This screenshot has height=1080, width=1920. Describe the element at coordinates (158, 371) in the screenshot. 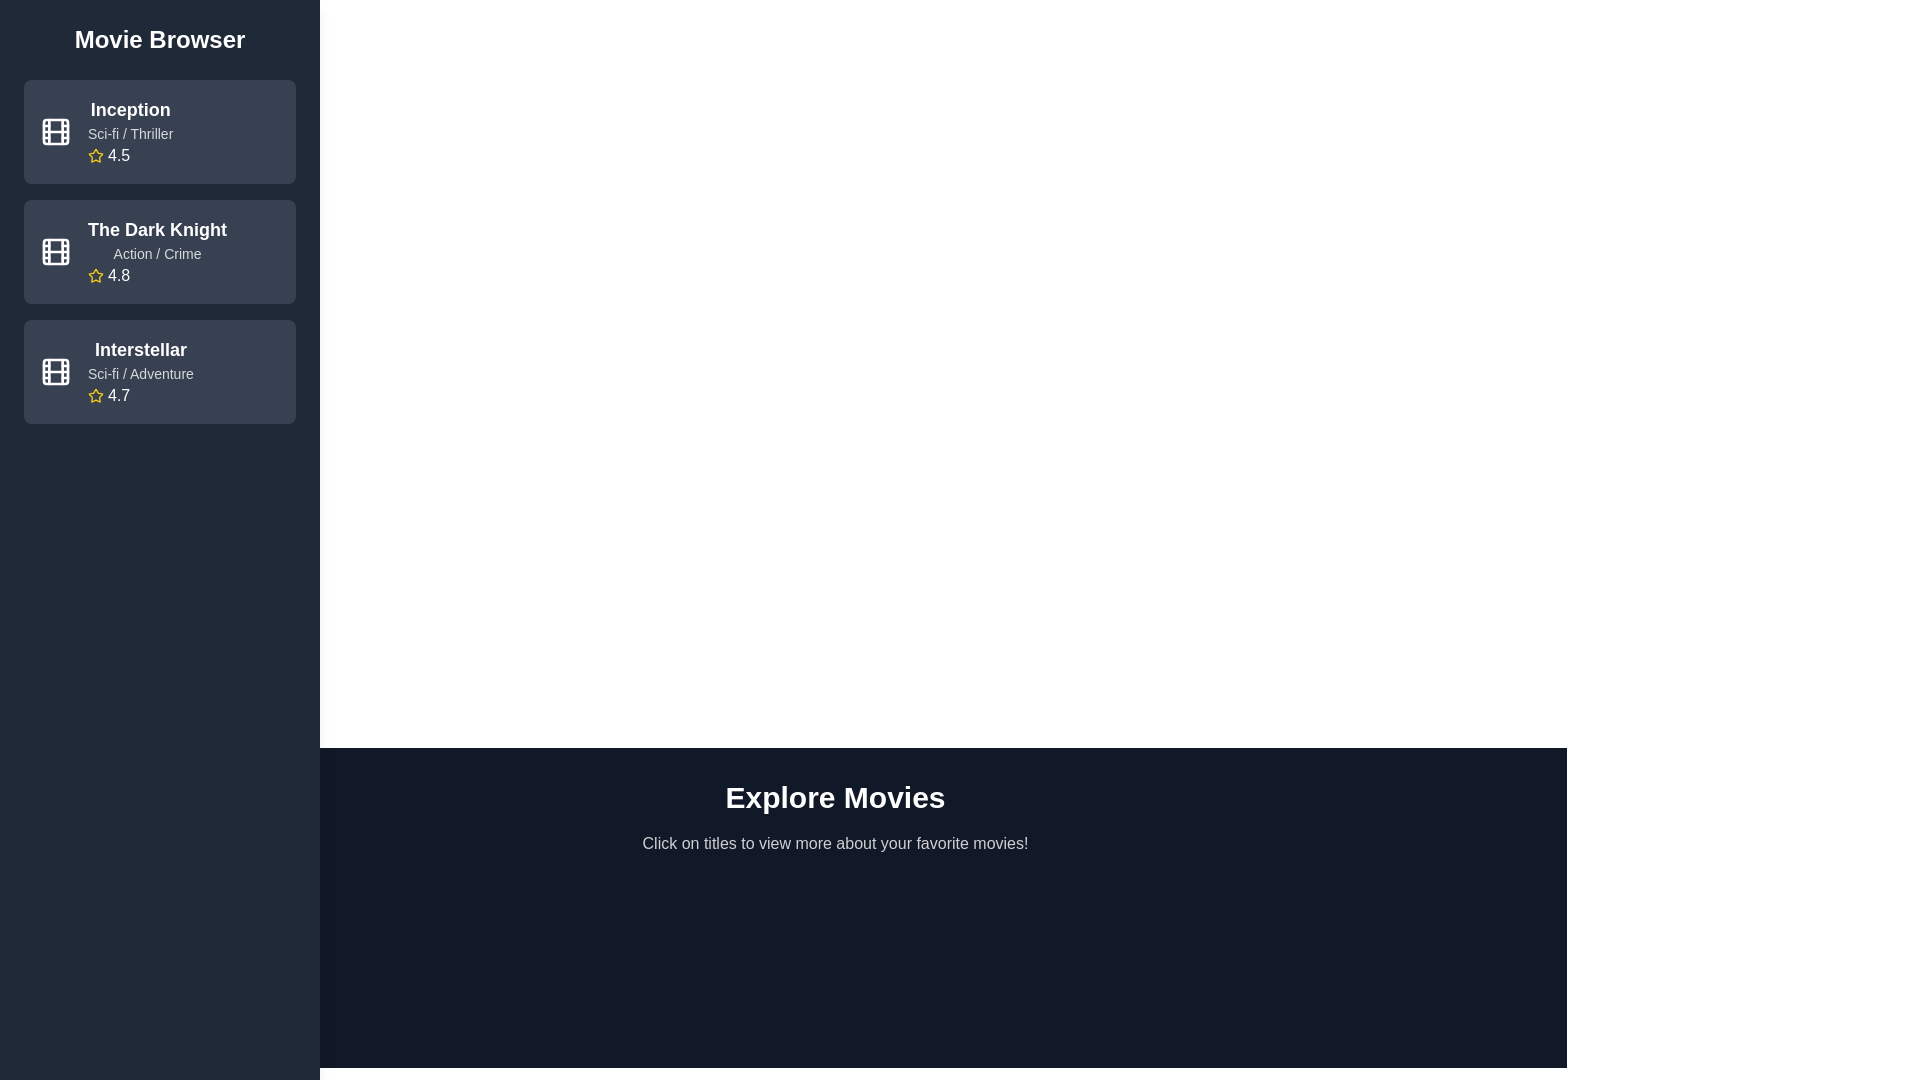

I see `the movie item titled Interstellar` at that location.